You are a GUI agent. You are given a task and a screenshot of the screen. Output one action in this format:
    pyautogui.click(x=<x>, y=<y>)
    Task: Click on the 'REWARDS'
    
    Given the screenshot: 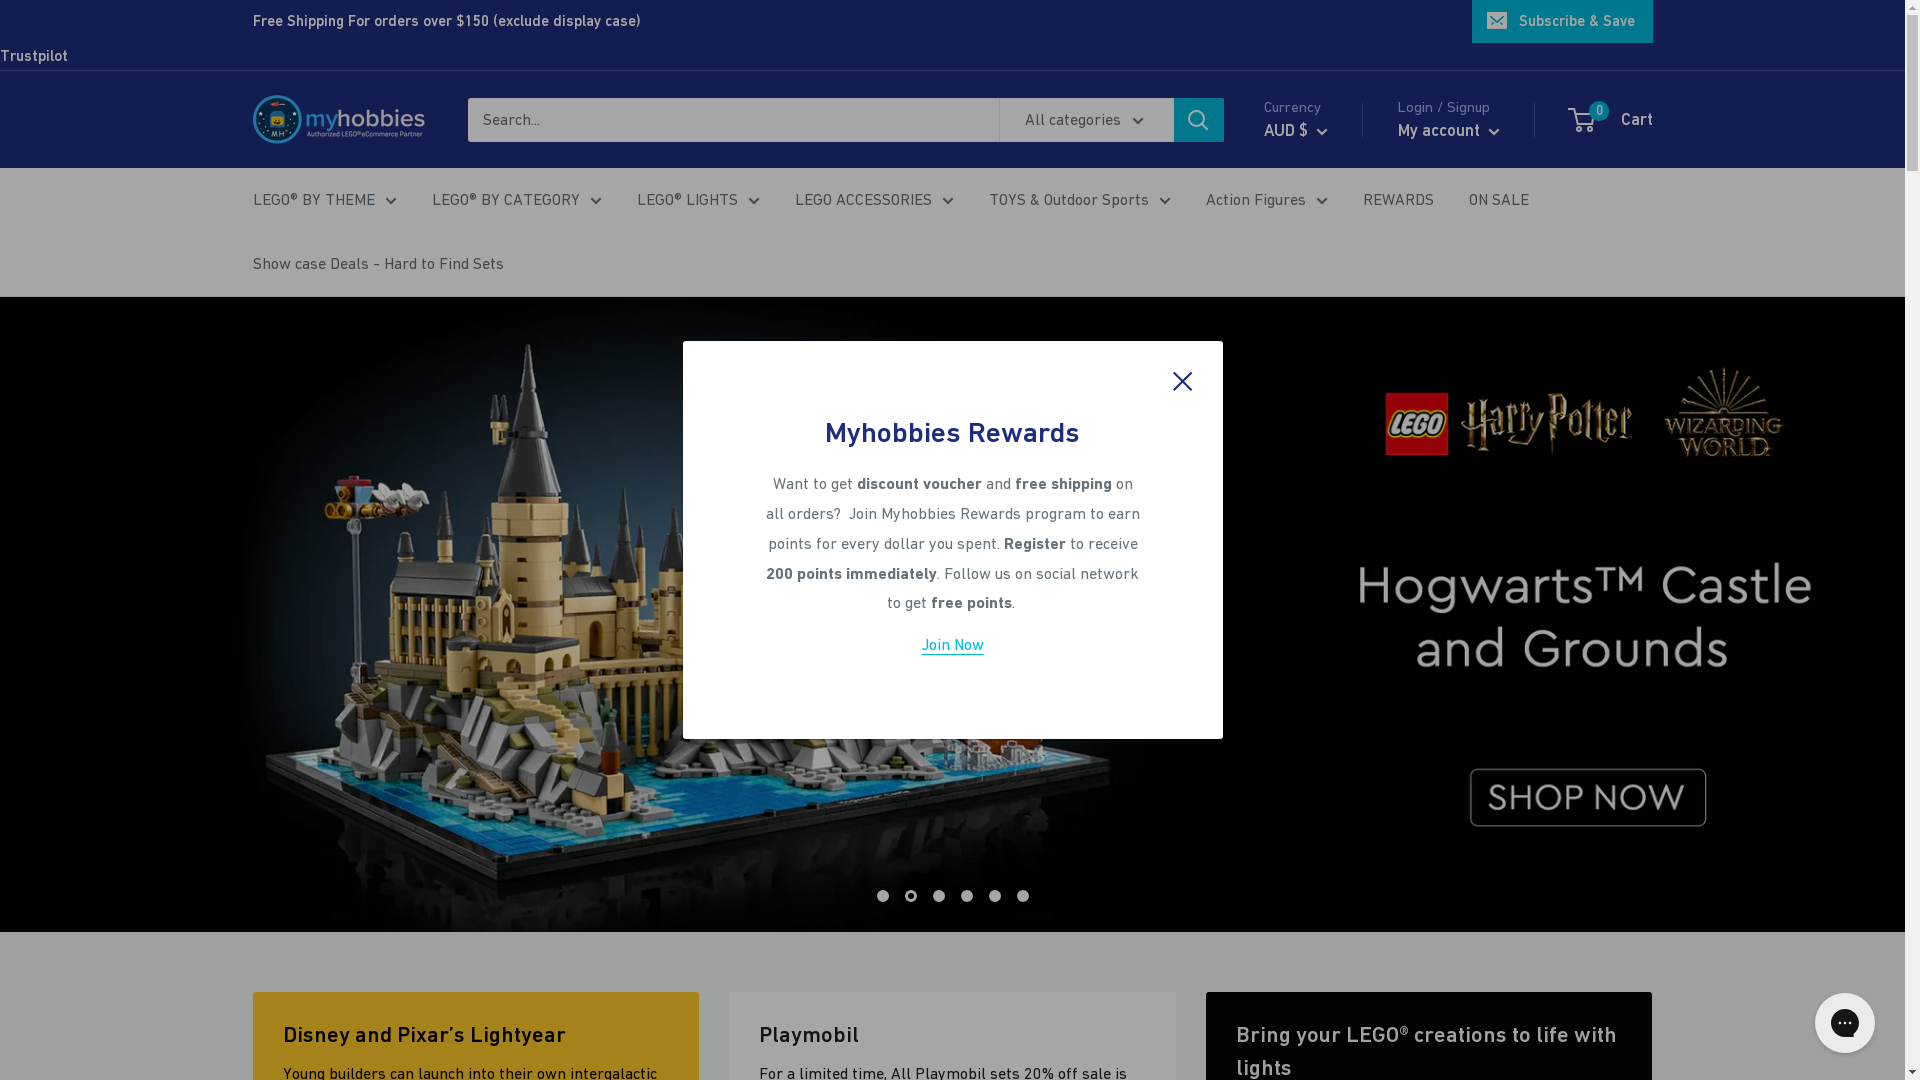 What is the action you would take?
    pyautogui.click(x=1396, y=200)
    